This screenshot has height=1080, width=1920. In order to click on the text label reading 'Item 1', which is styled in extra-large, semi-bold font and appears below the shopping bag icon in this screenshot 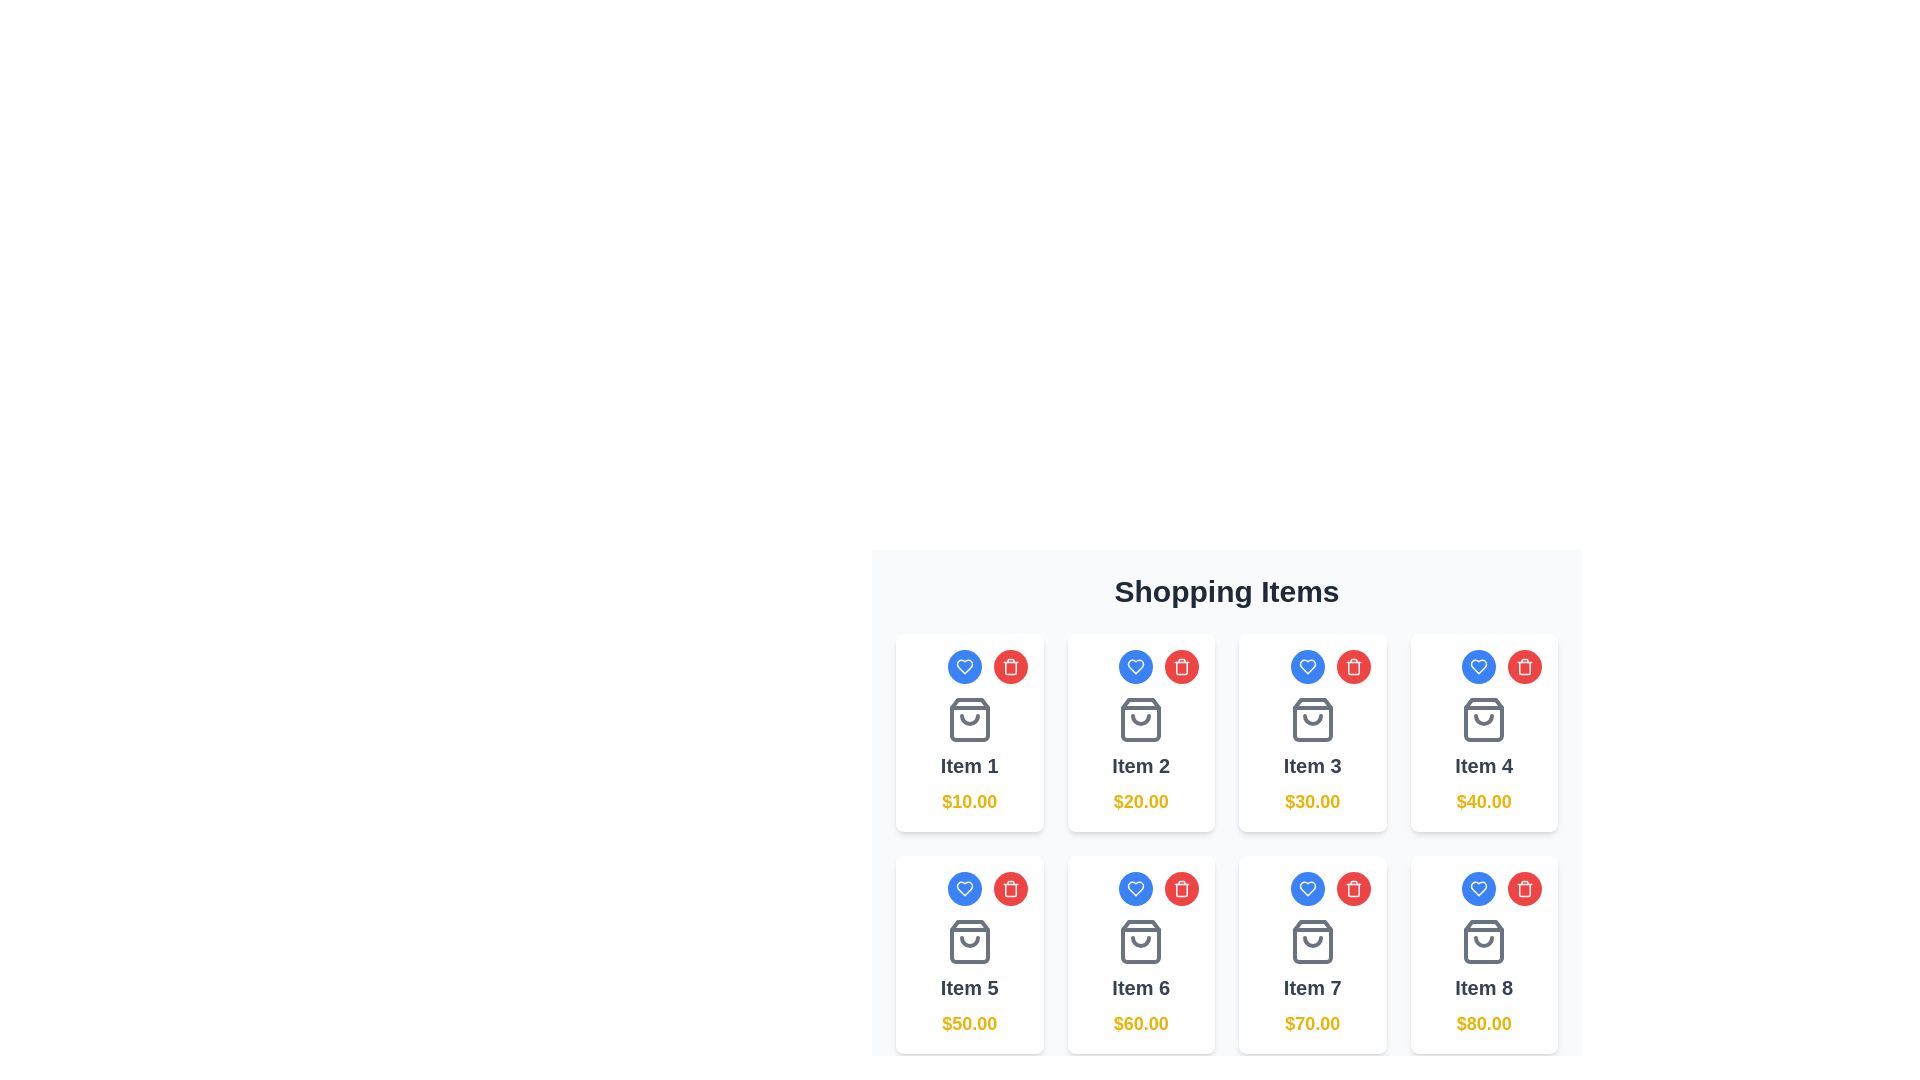, I will do `click(969, 765)`.